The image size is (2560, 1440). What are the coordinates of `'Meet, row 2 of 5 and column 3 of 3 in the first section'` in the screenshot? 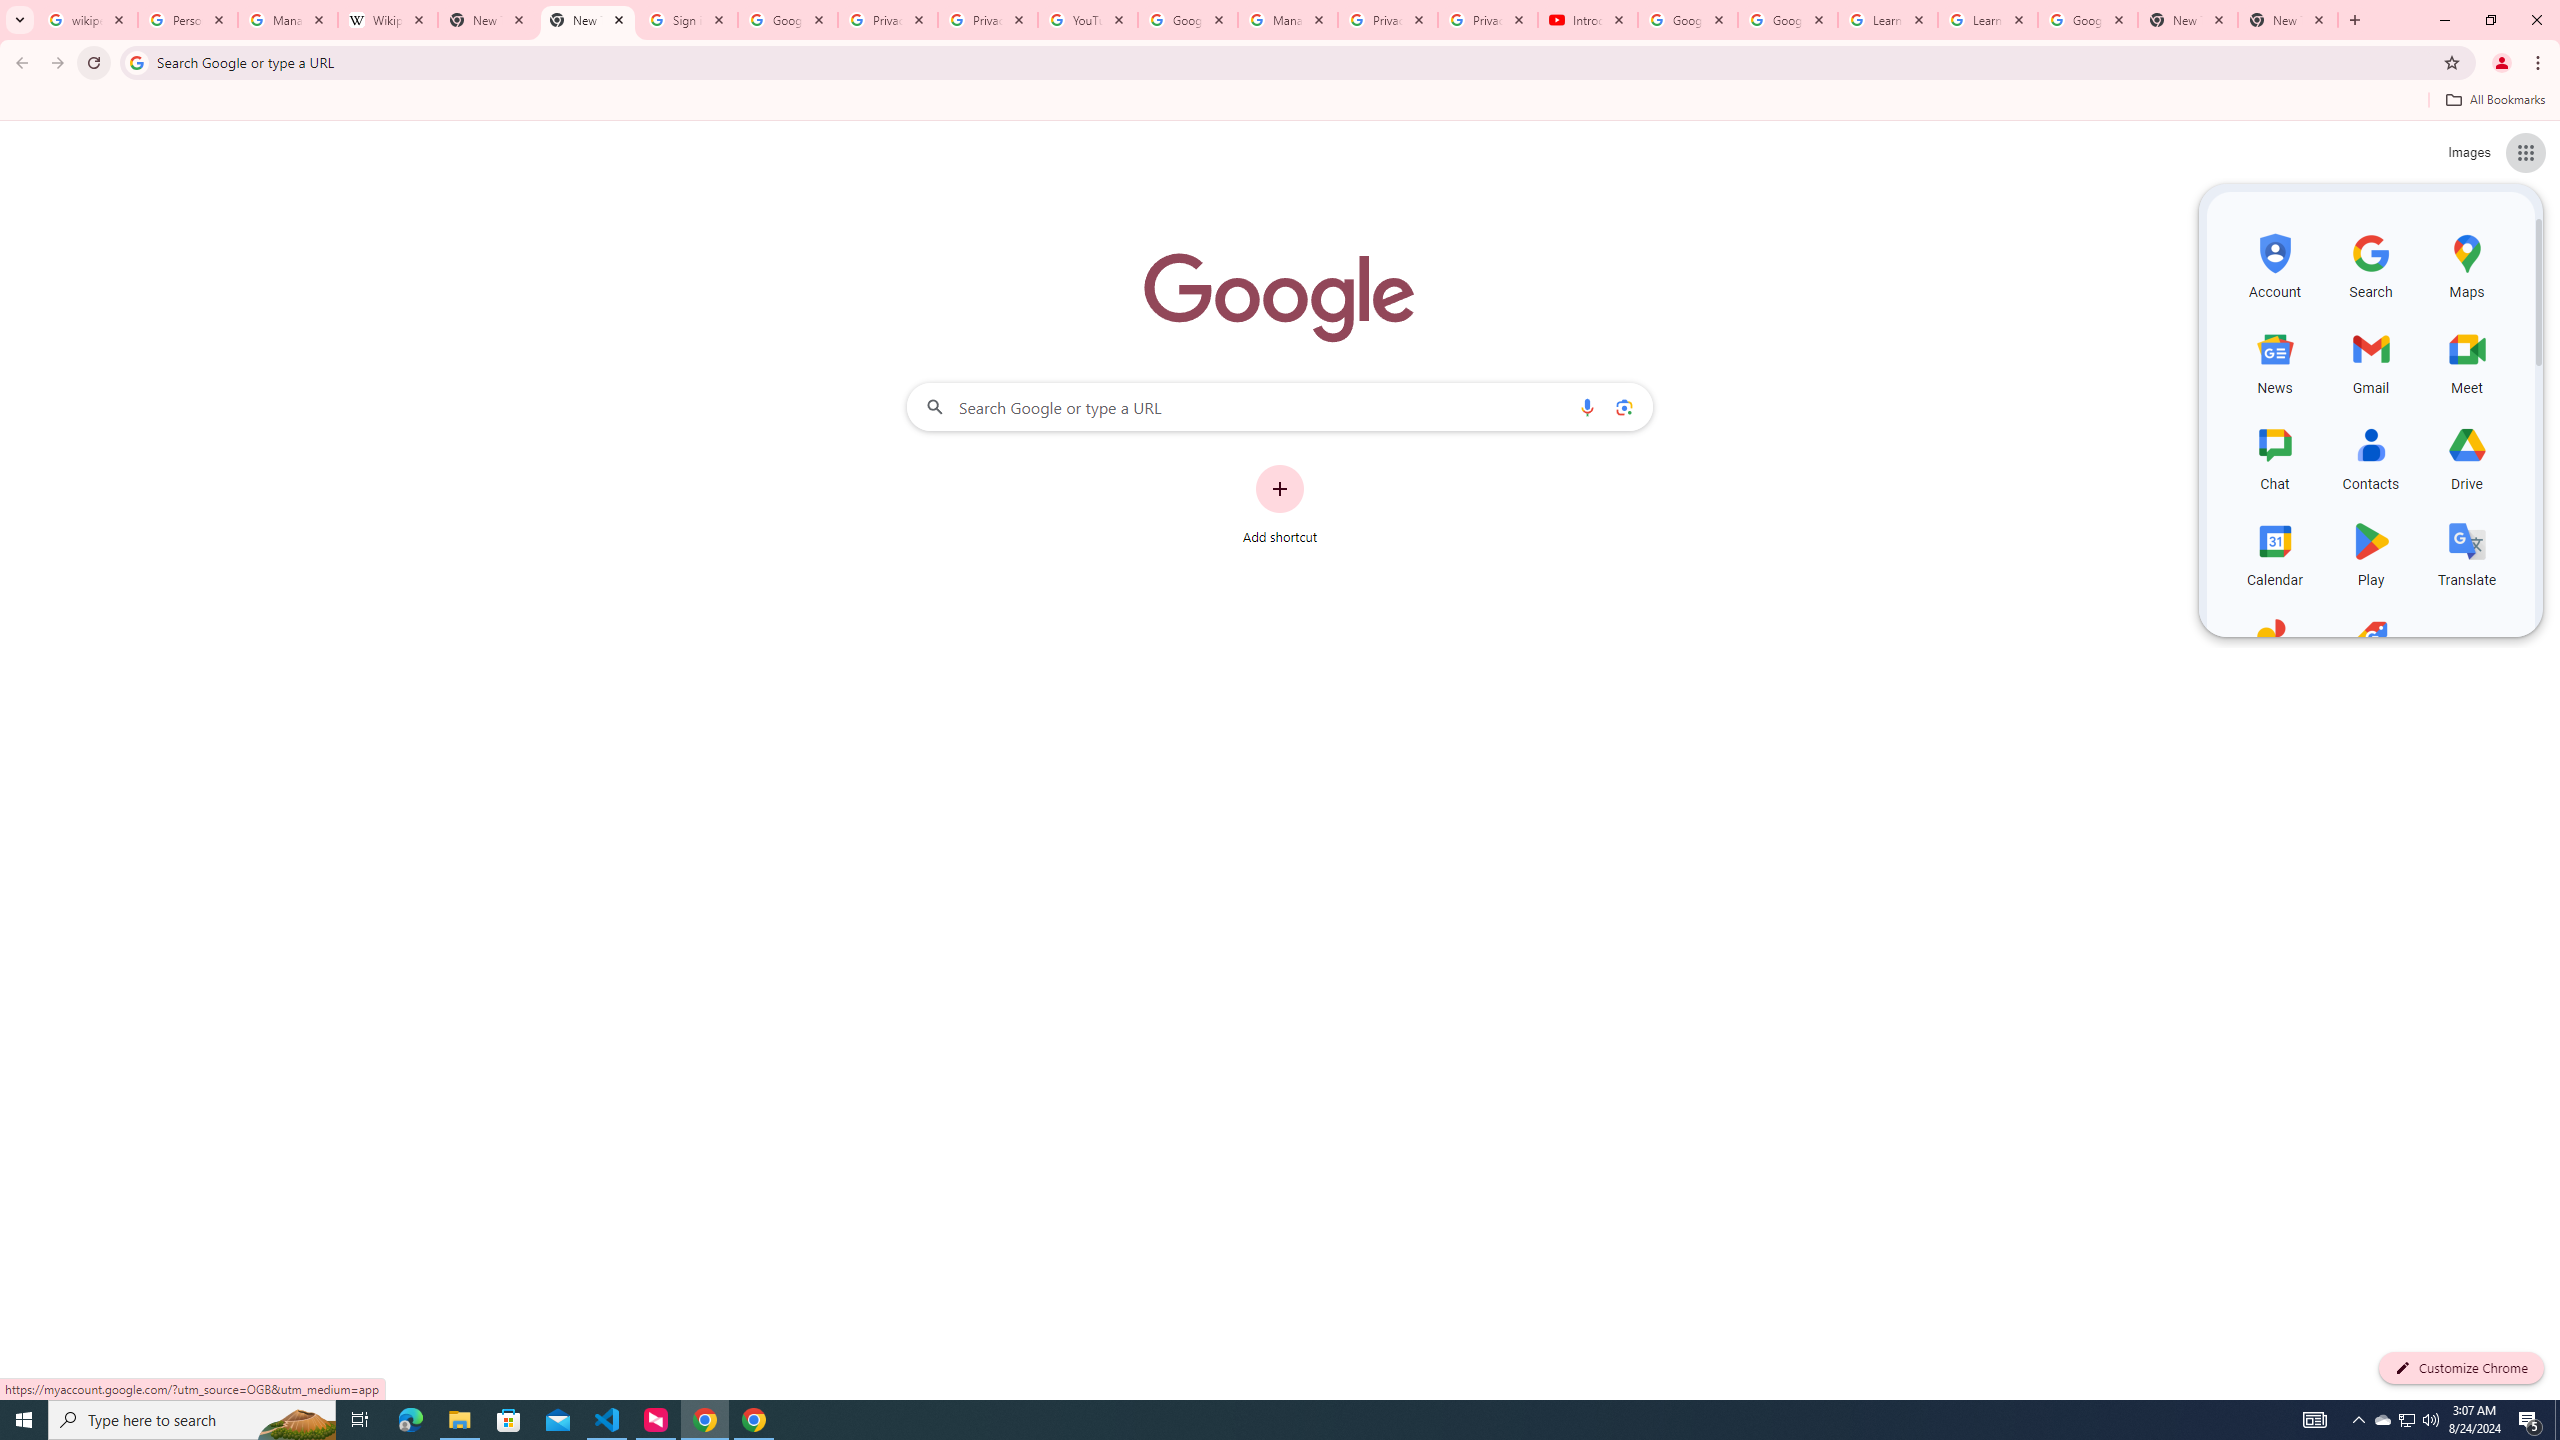 It's located at (2466, 360).